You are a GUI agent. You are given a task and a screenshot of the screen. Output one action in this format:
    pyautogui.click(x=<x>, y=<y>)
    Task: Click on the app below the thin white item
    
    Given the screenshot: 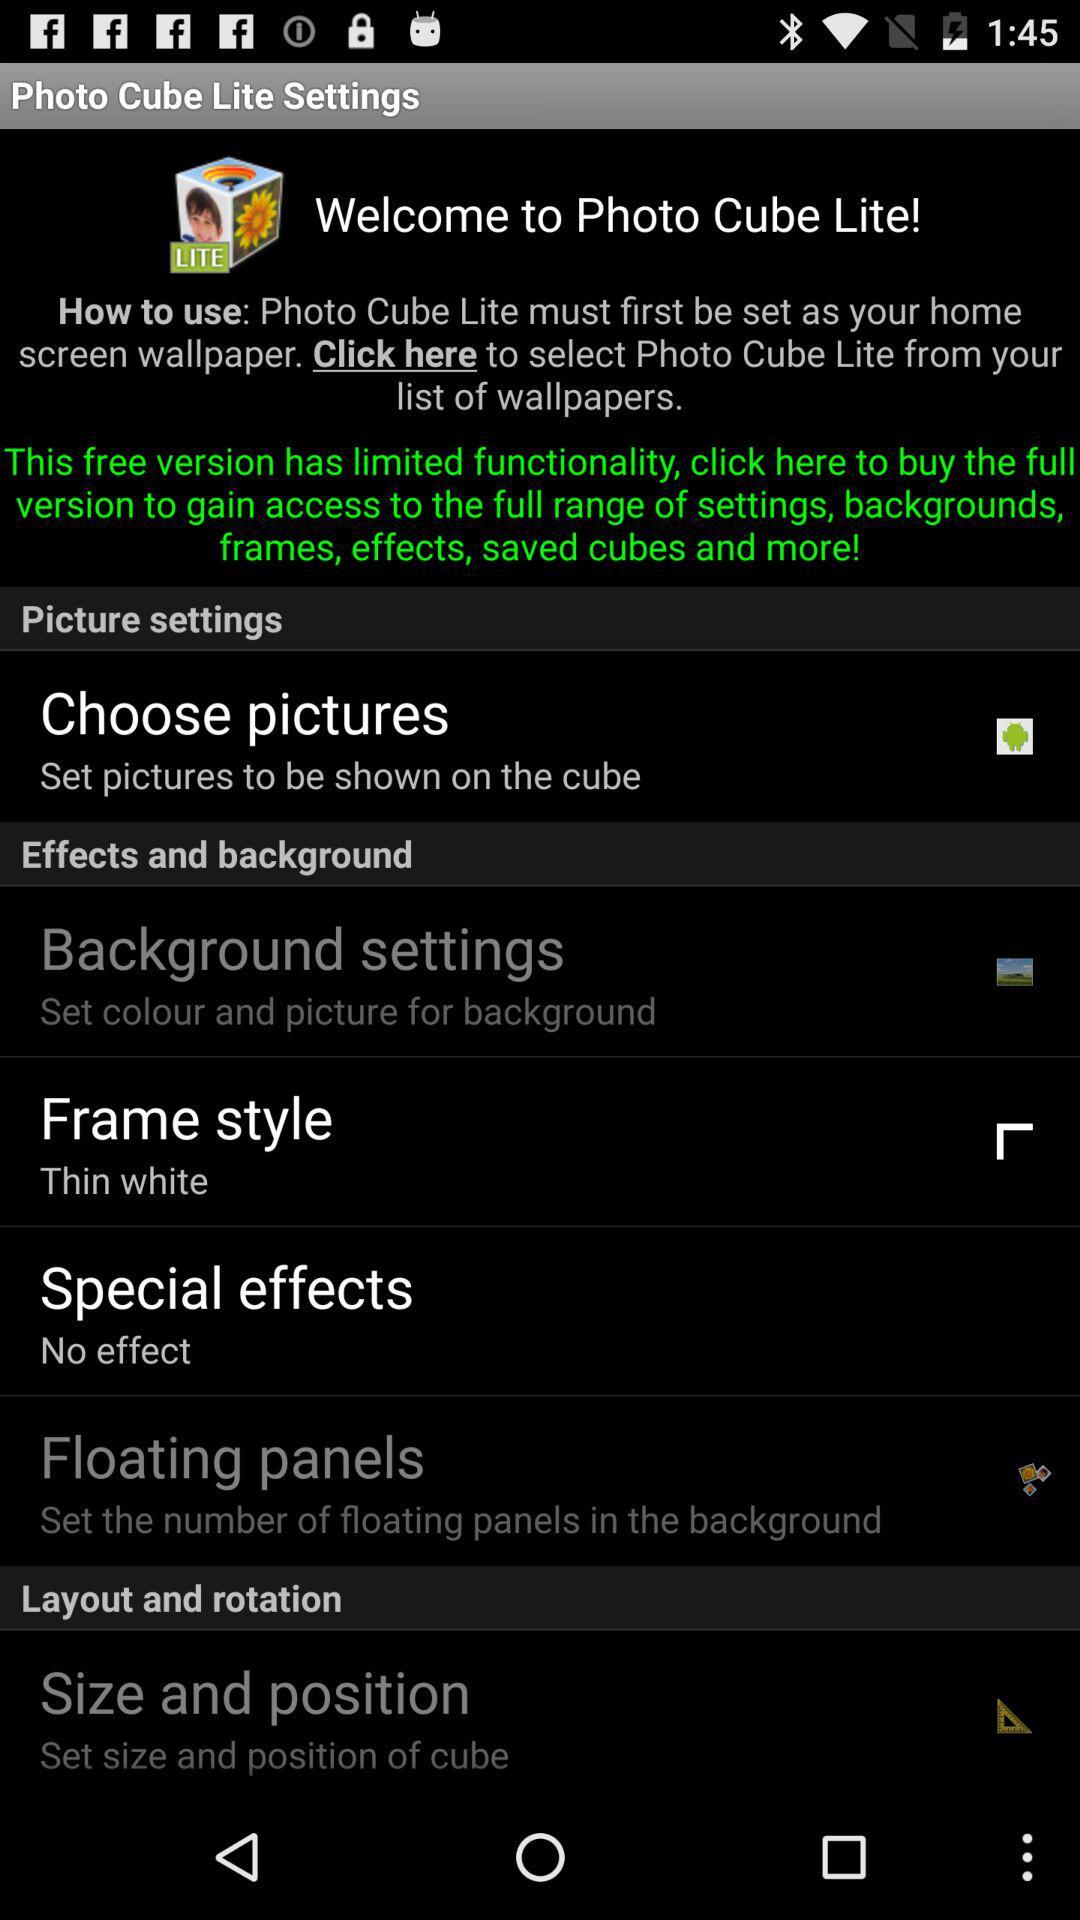 What is the action you would take?
    pyautogui.click(x=225, y=1285)
    